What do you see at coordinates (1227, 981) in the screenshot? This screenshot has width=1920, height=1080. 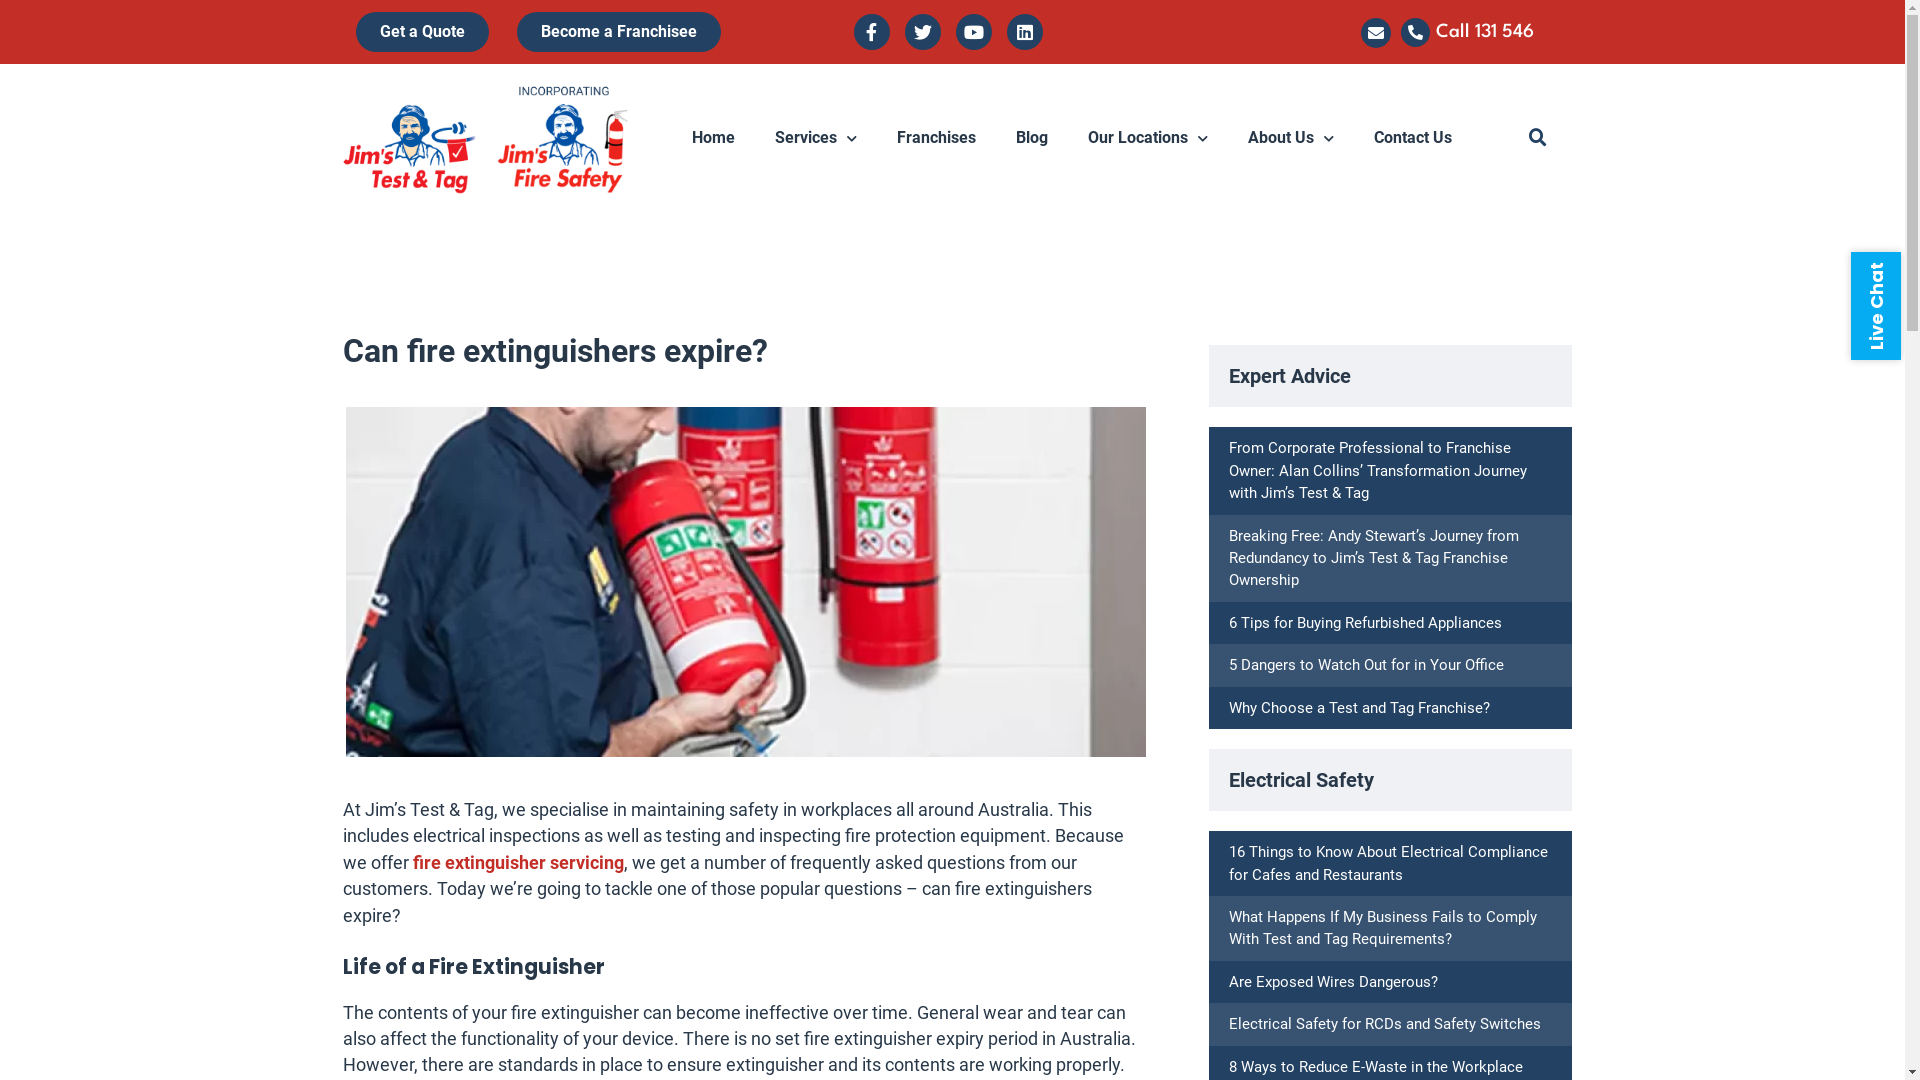 I see `'Are Exposed Wires Dangerous?'` at bounding box center [1227, 981].